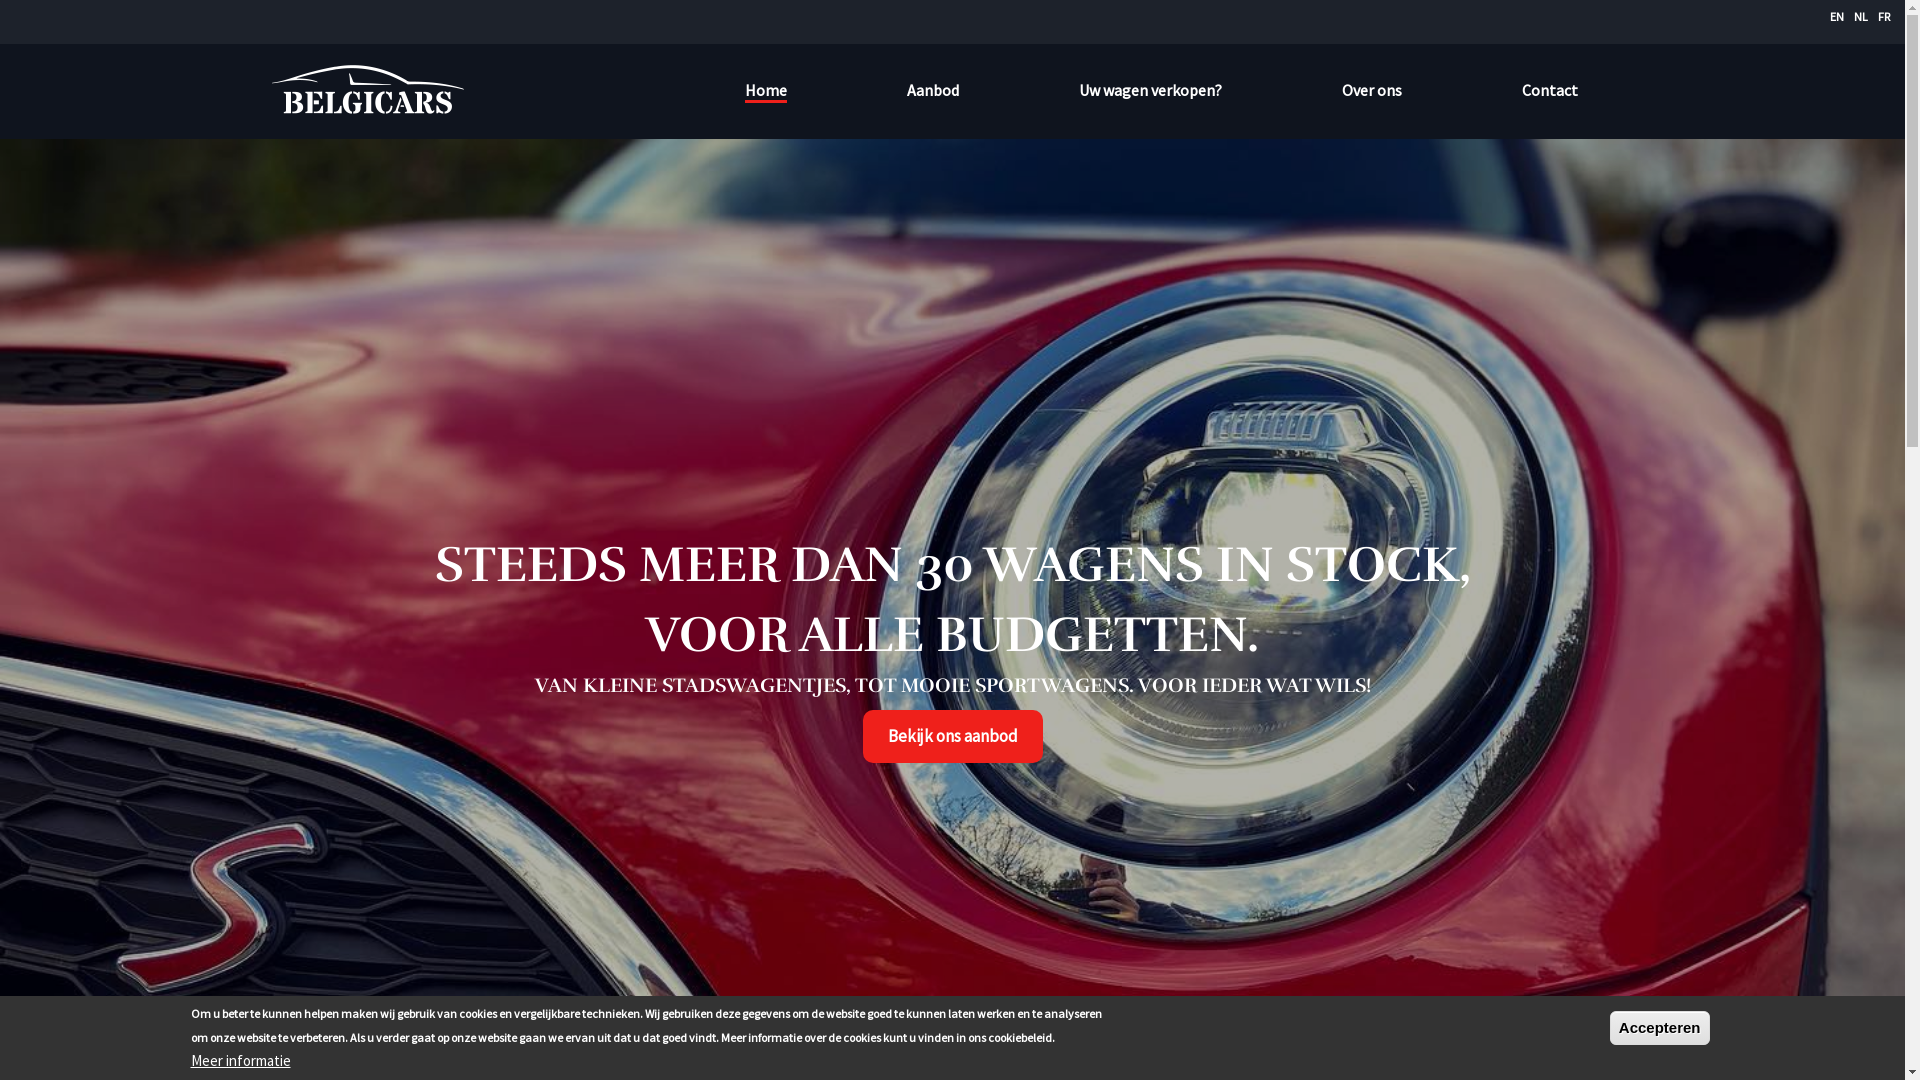 The height and width of the screenshot is (1080, 1920). What do you see at coordinates (1876, 16) in the screenshot?
I see `'FR'` at bounding box center [1876, 16].